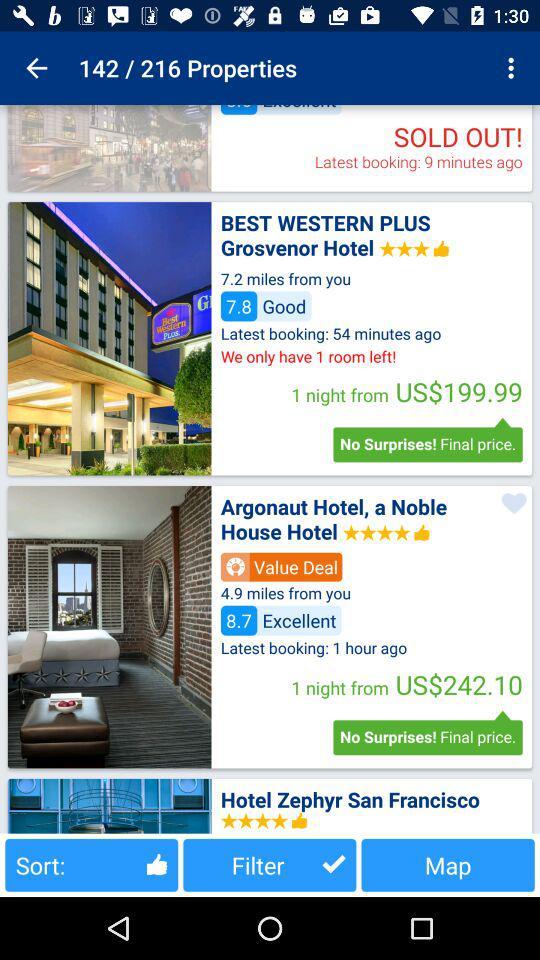 Image resolution: width=540 pixels, height=960 pixels. What do you see at coordinates (109, 626) in the screenshot?
I see `open hotel listing` at bounding box center [109, 626].